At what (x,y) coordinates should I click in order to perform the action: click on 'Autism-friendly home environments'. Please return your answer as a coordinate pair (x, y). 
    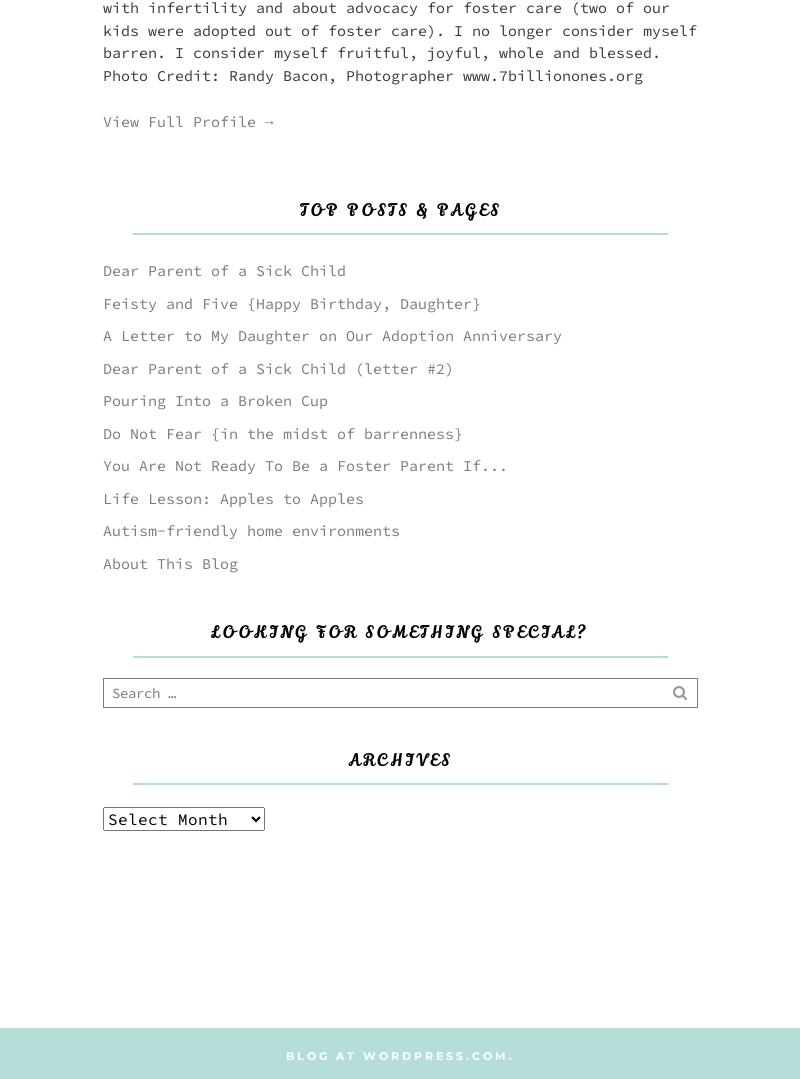
    Looking at the image, I should click on (249, 530).